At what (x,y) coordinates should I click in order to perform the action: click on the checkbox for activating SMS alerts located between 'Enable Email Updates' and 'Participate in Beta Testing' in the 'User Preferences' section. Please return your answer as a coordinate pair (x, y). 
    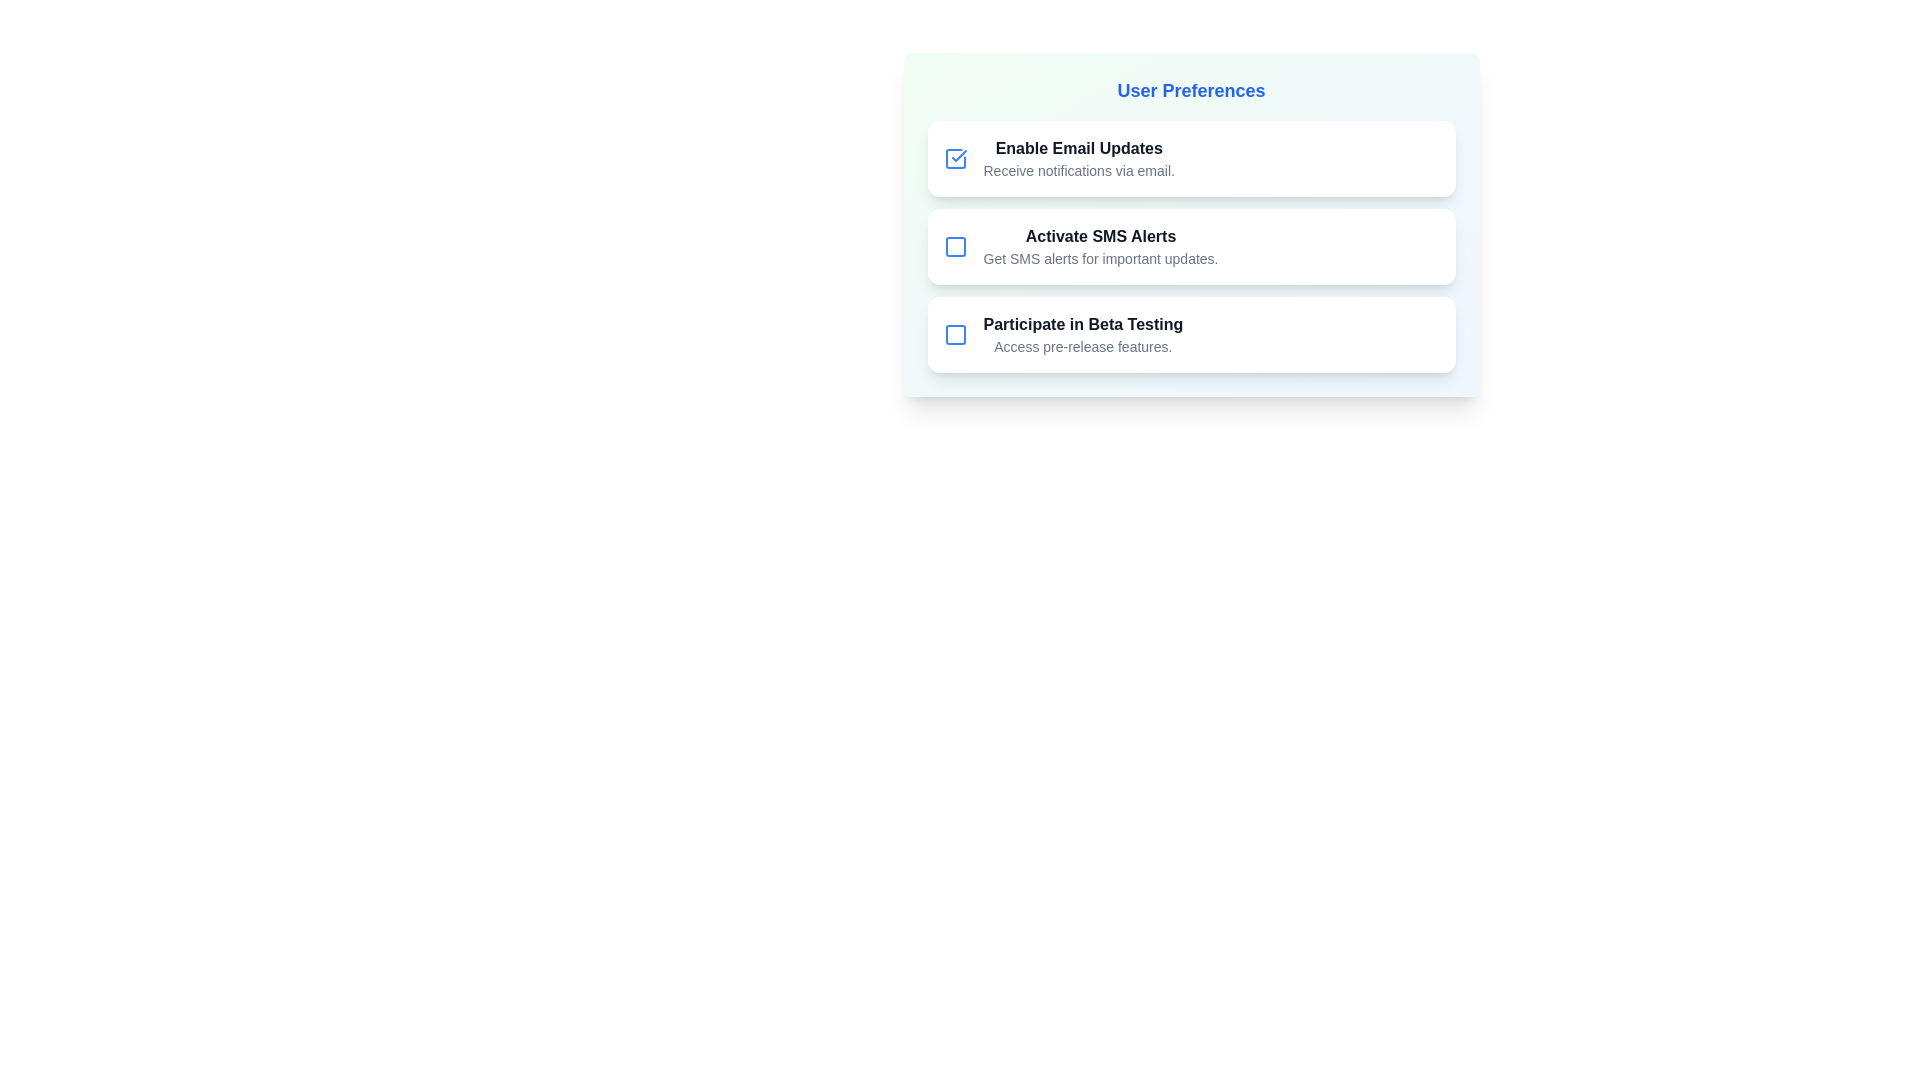
    Looking at the image, I should click on (1191, 245).